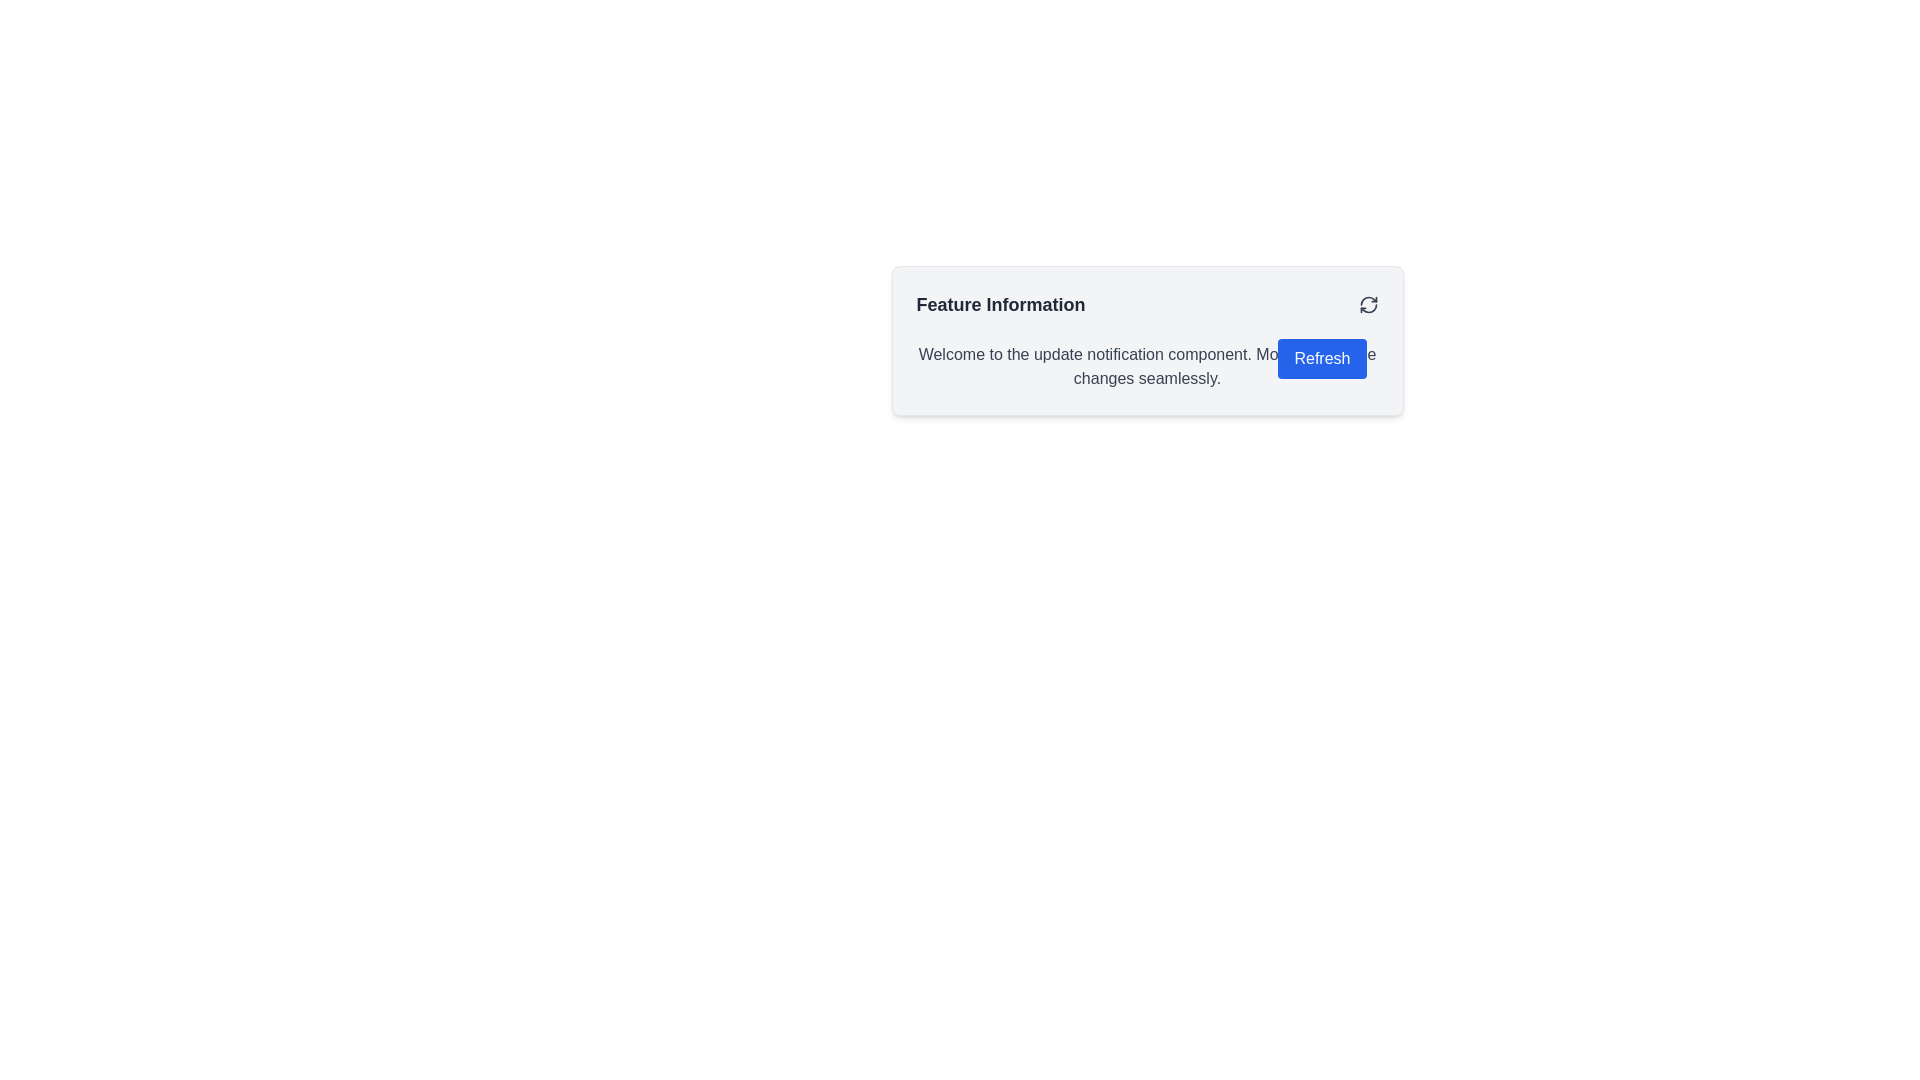 This screenshot has height=1080, width=1920. Describe the element at coordinates (1322, 357) in the screenshot. I see `the 'Refresh' button, which is a rectangular button with a blue background and white text, located at the bottom-right corner of the notification panel, to observe the styling change` at that location.